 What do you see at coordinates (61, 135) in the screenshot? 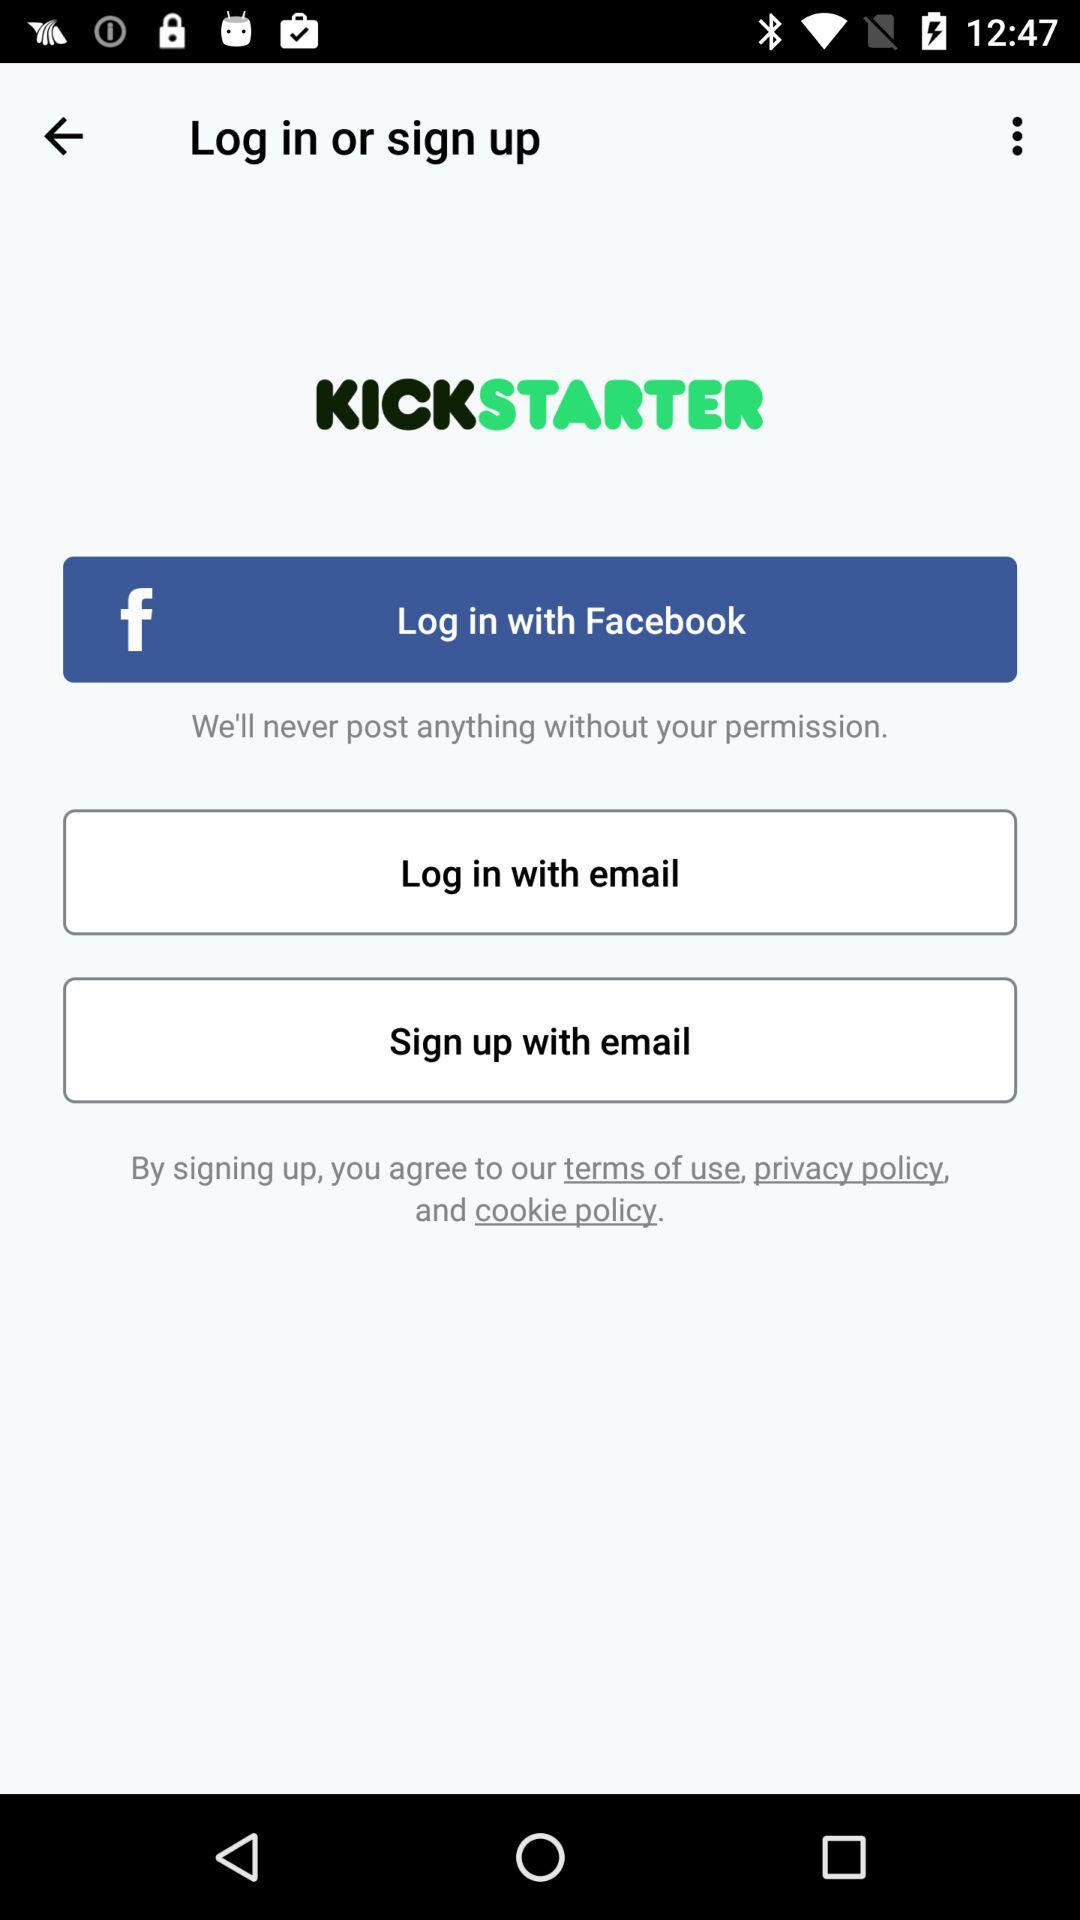
I see `item to the left of the log in or item` at bounding box center [61, 135].